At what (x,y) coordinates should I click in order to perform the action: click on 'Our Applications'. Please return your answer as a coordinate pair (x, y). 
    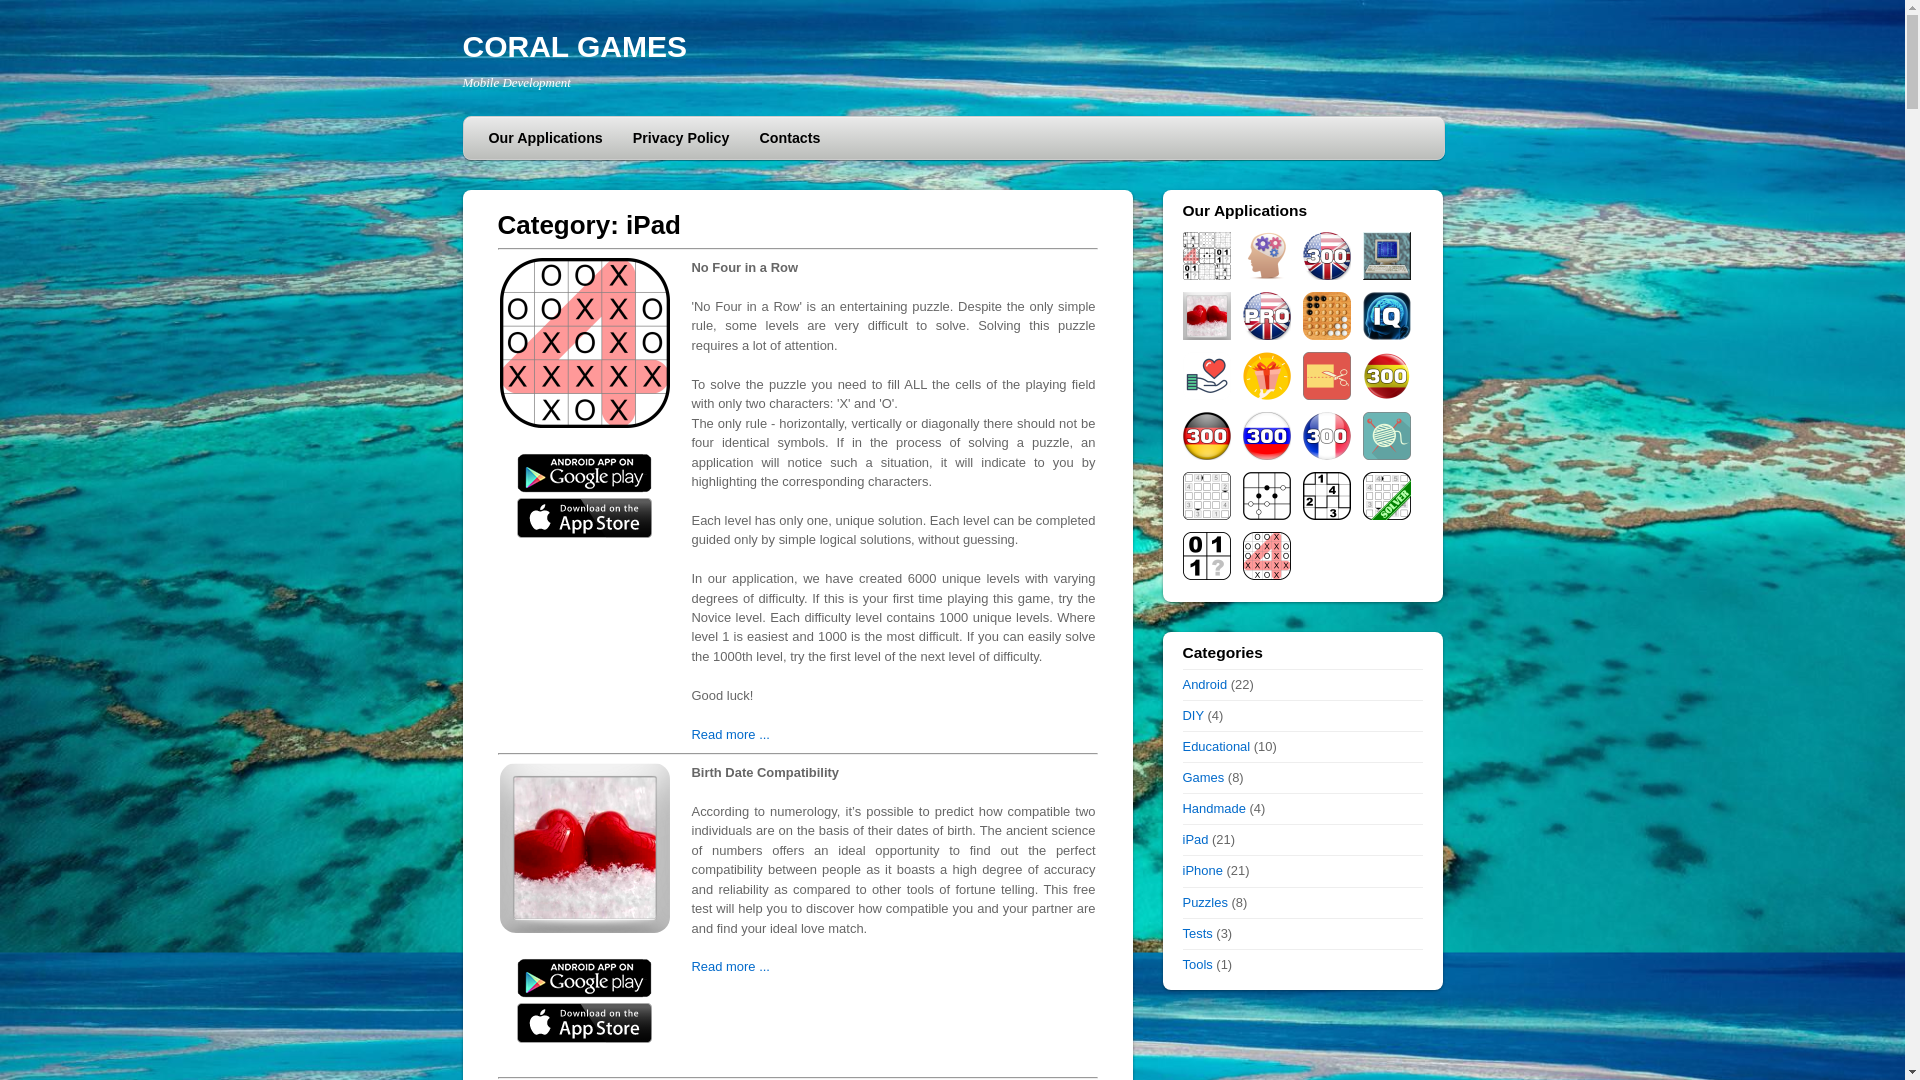
    Looking at the image, I should click on (546, 137).